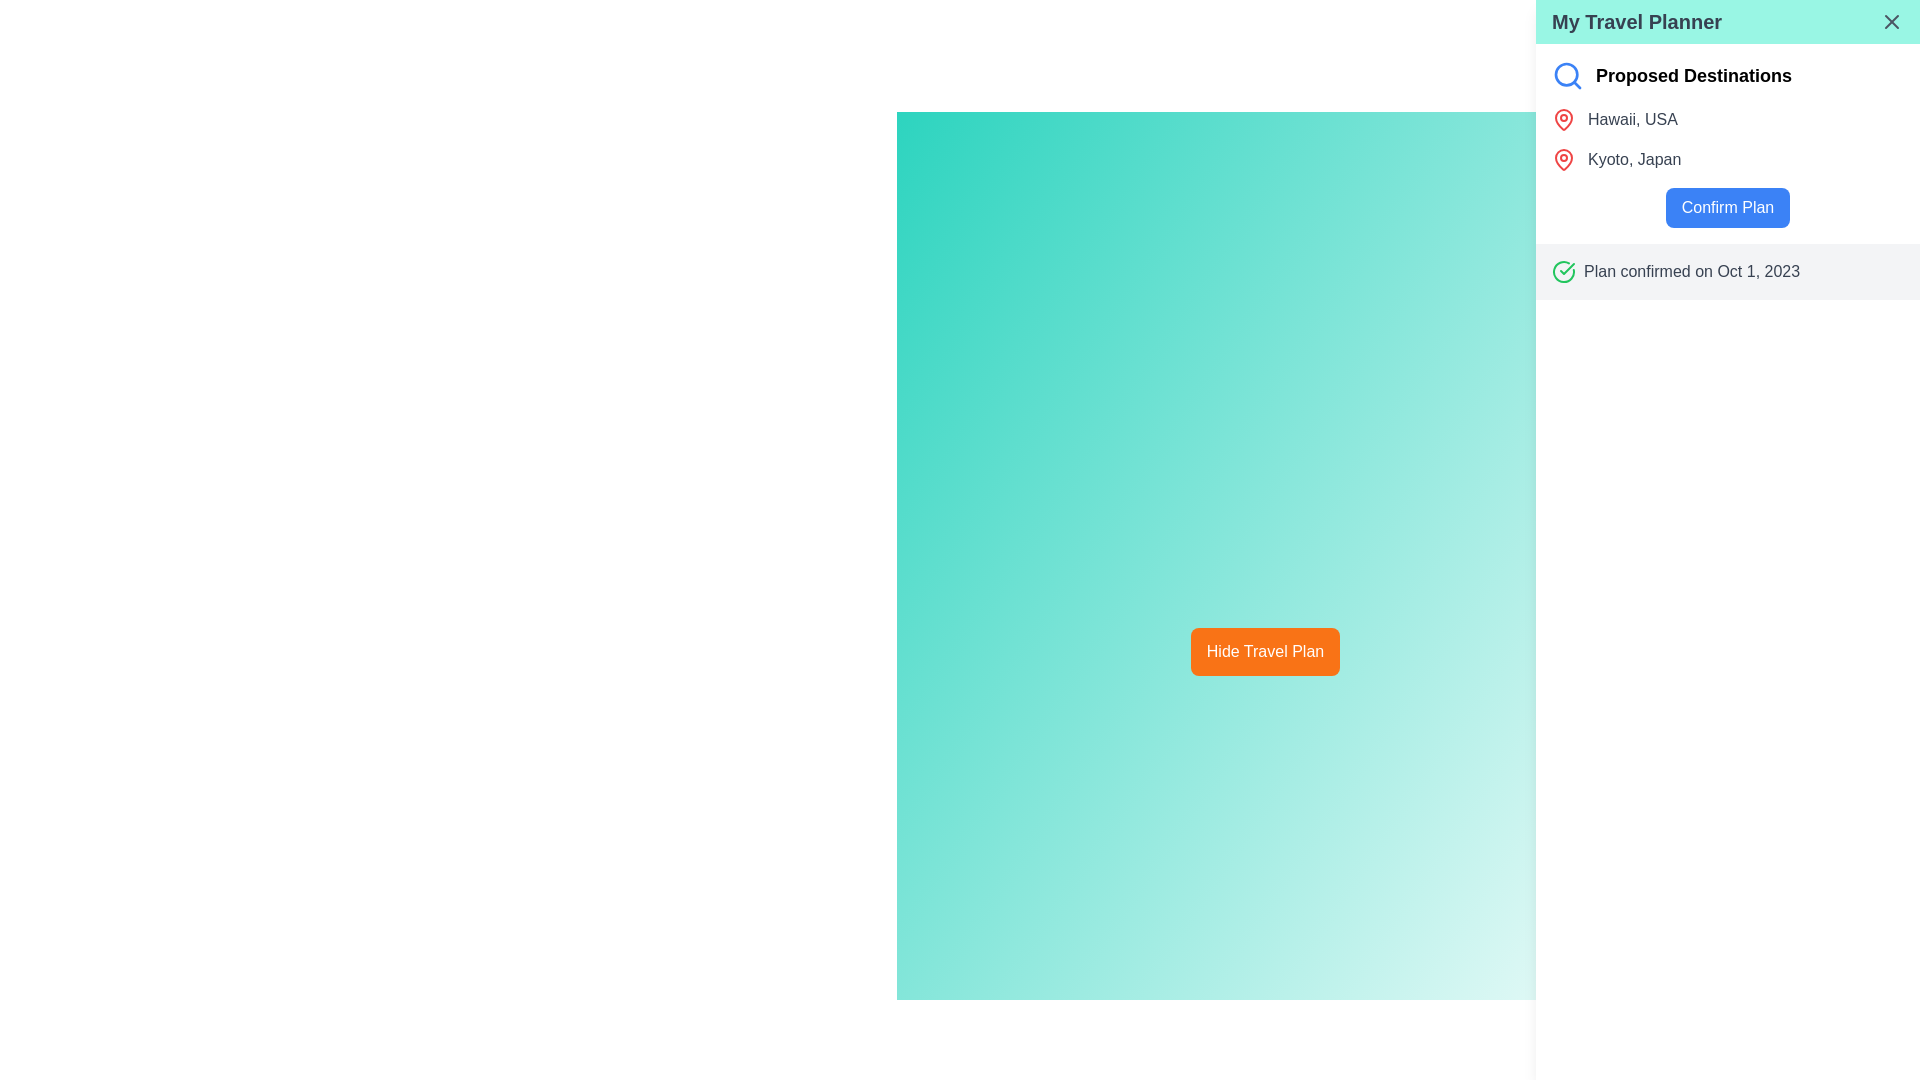 This screenshot has height=1080, width=1920. Describe the element at coordinates (1634, 158) in the screenshot. I see `the text label displaying 'Kyoto, Japan'` at that location.